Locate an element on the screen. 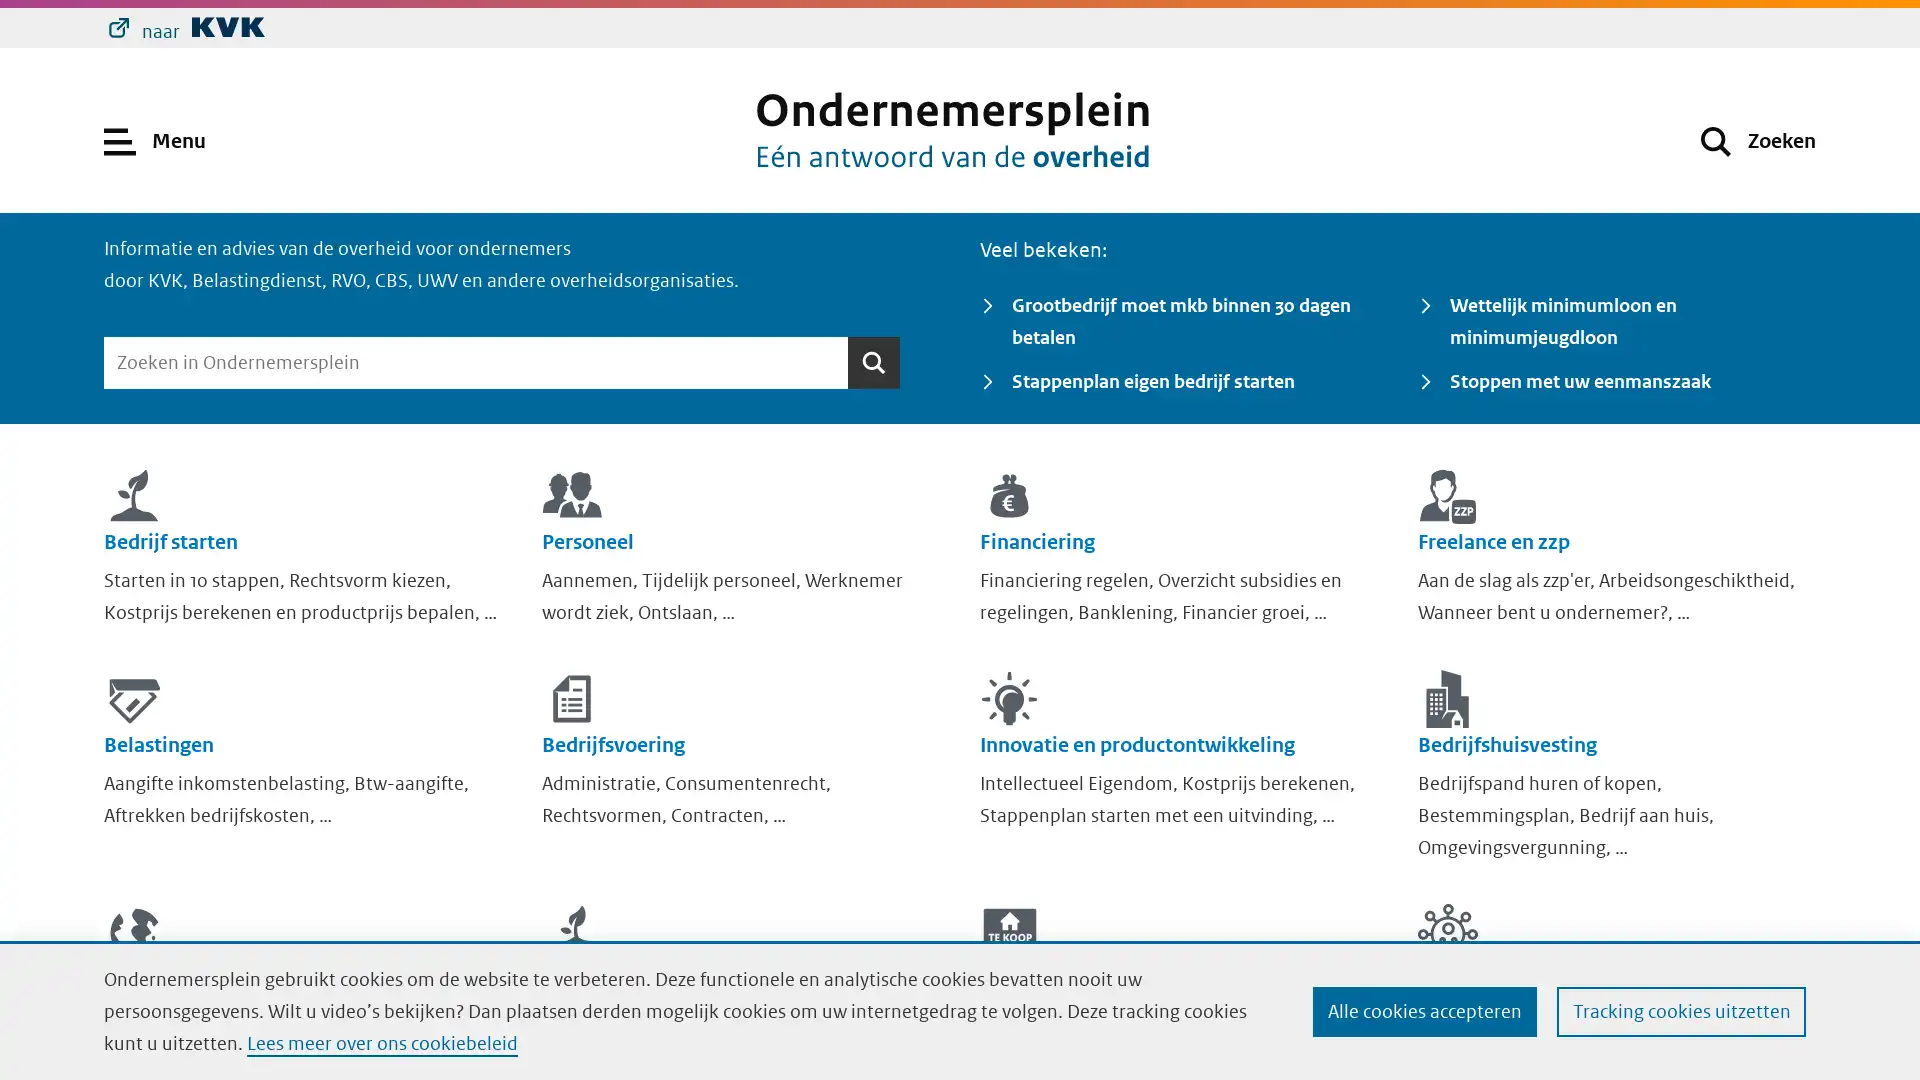 This screenshot has width=1920, height=1080. Zoeken Zoeken is located at coordinates (873, 370).